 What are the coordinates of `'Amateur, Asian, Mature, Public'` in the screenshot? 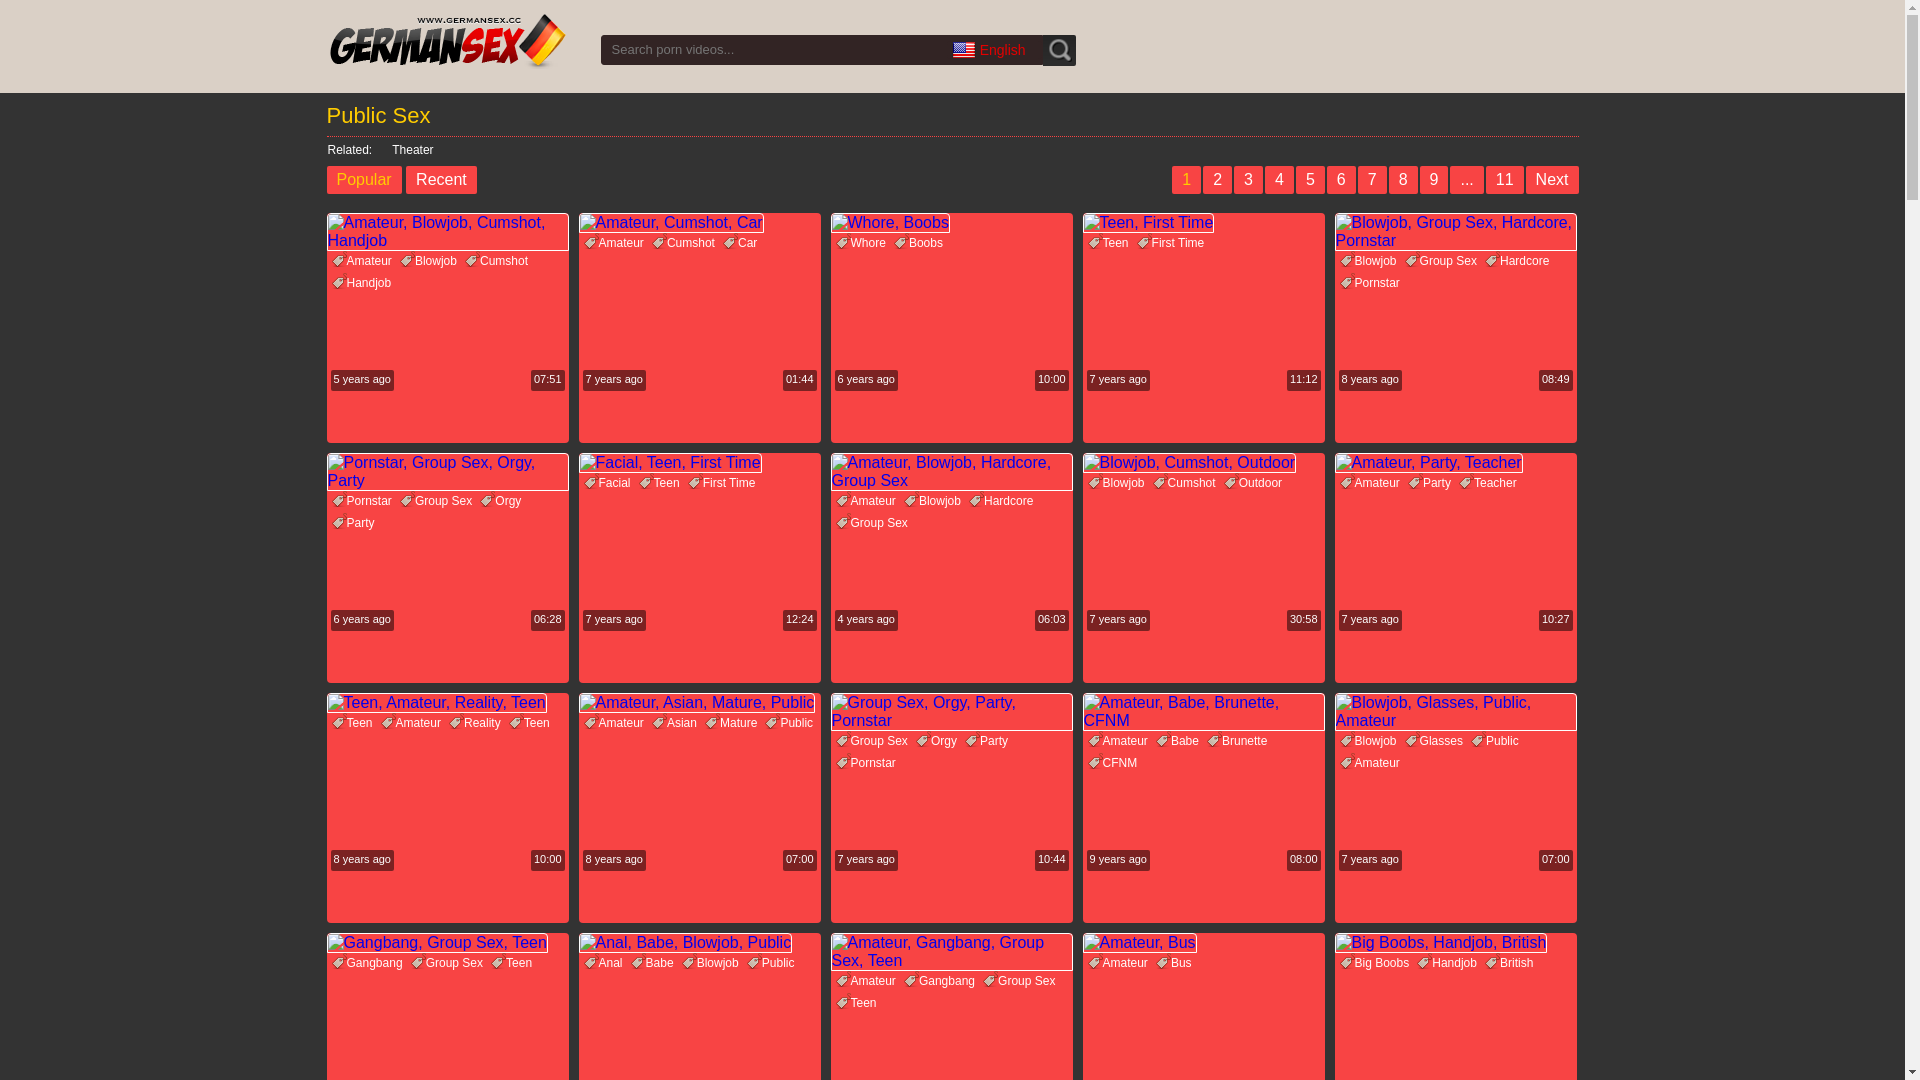 It's located at (699, 701).